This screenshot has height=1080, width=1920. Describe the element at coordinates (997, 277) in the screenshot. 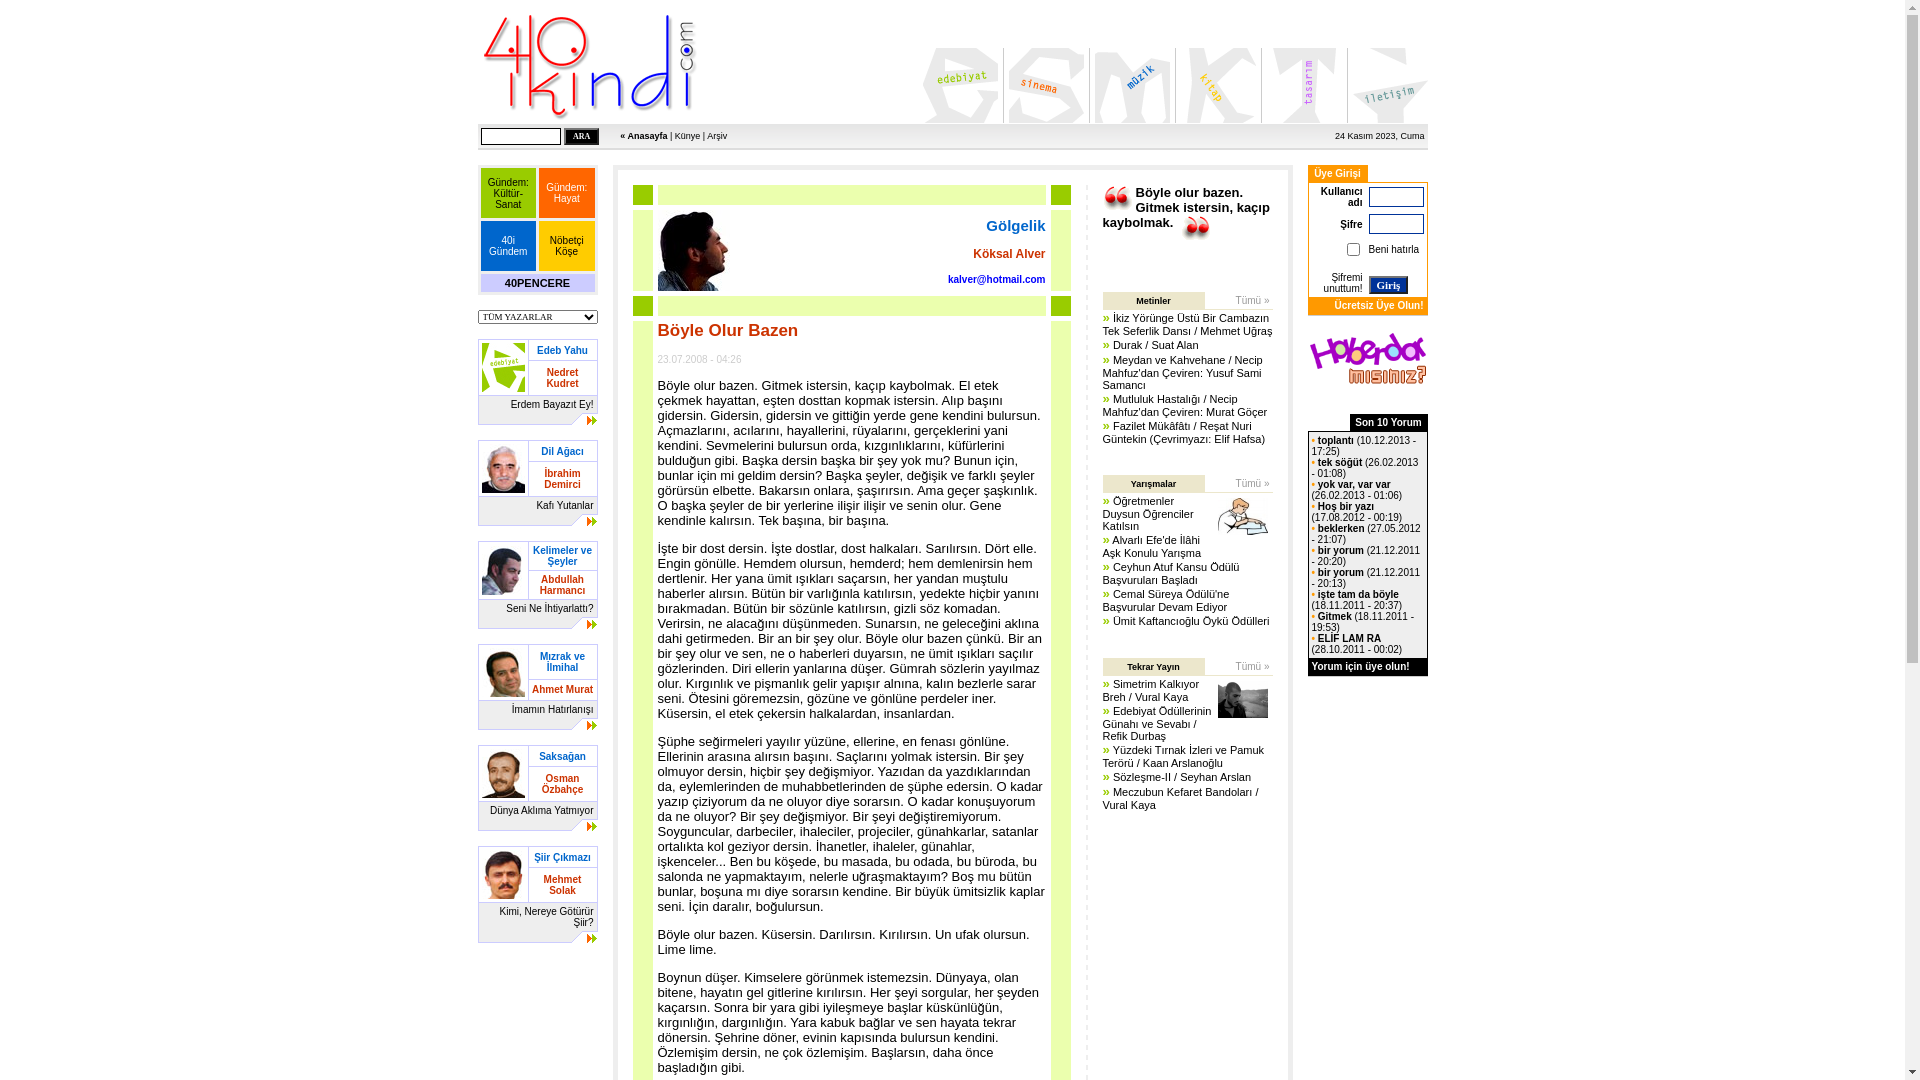

I see `'kalver@hotmail.com'` at that location.